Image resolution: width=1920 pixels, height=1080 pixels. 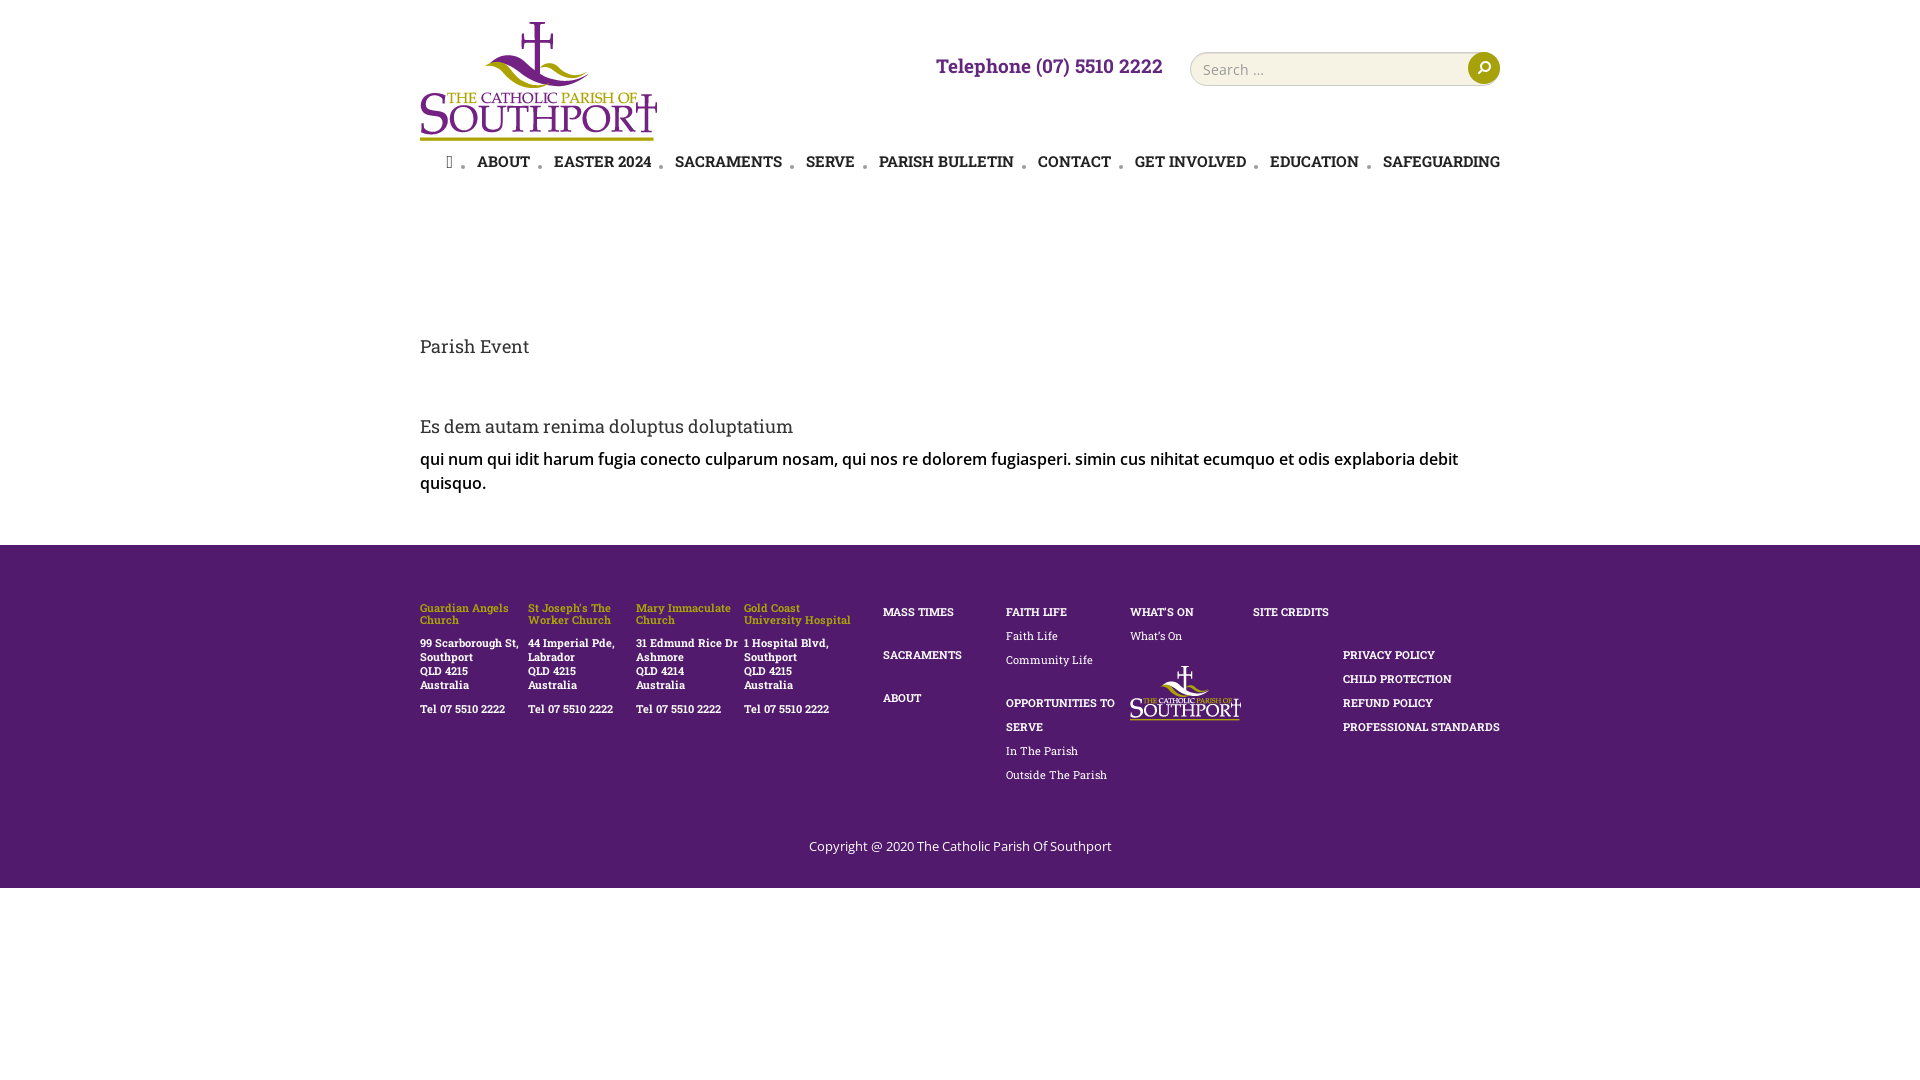 I want to click on 'MASS TIMES', so click(x=916, y=610).